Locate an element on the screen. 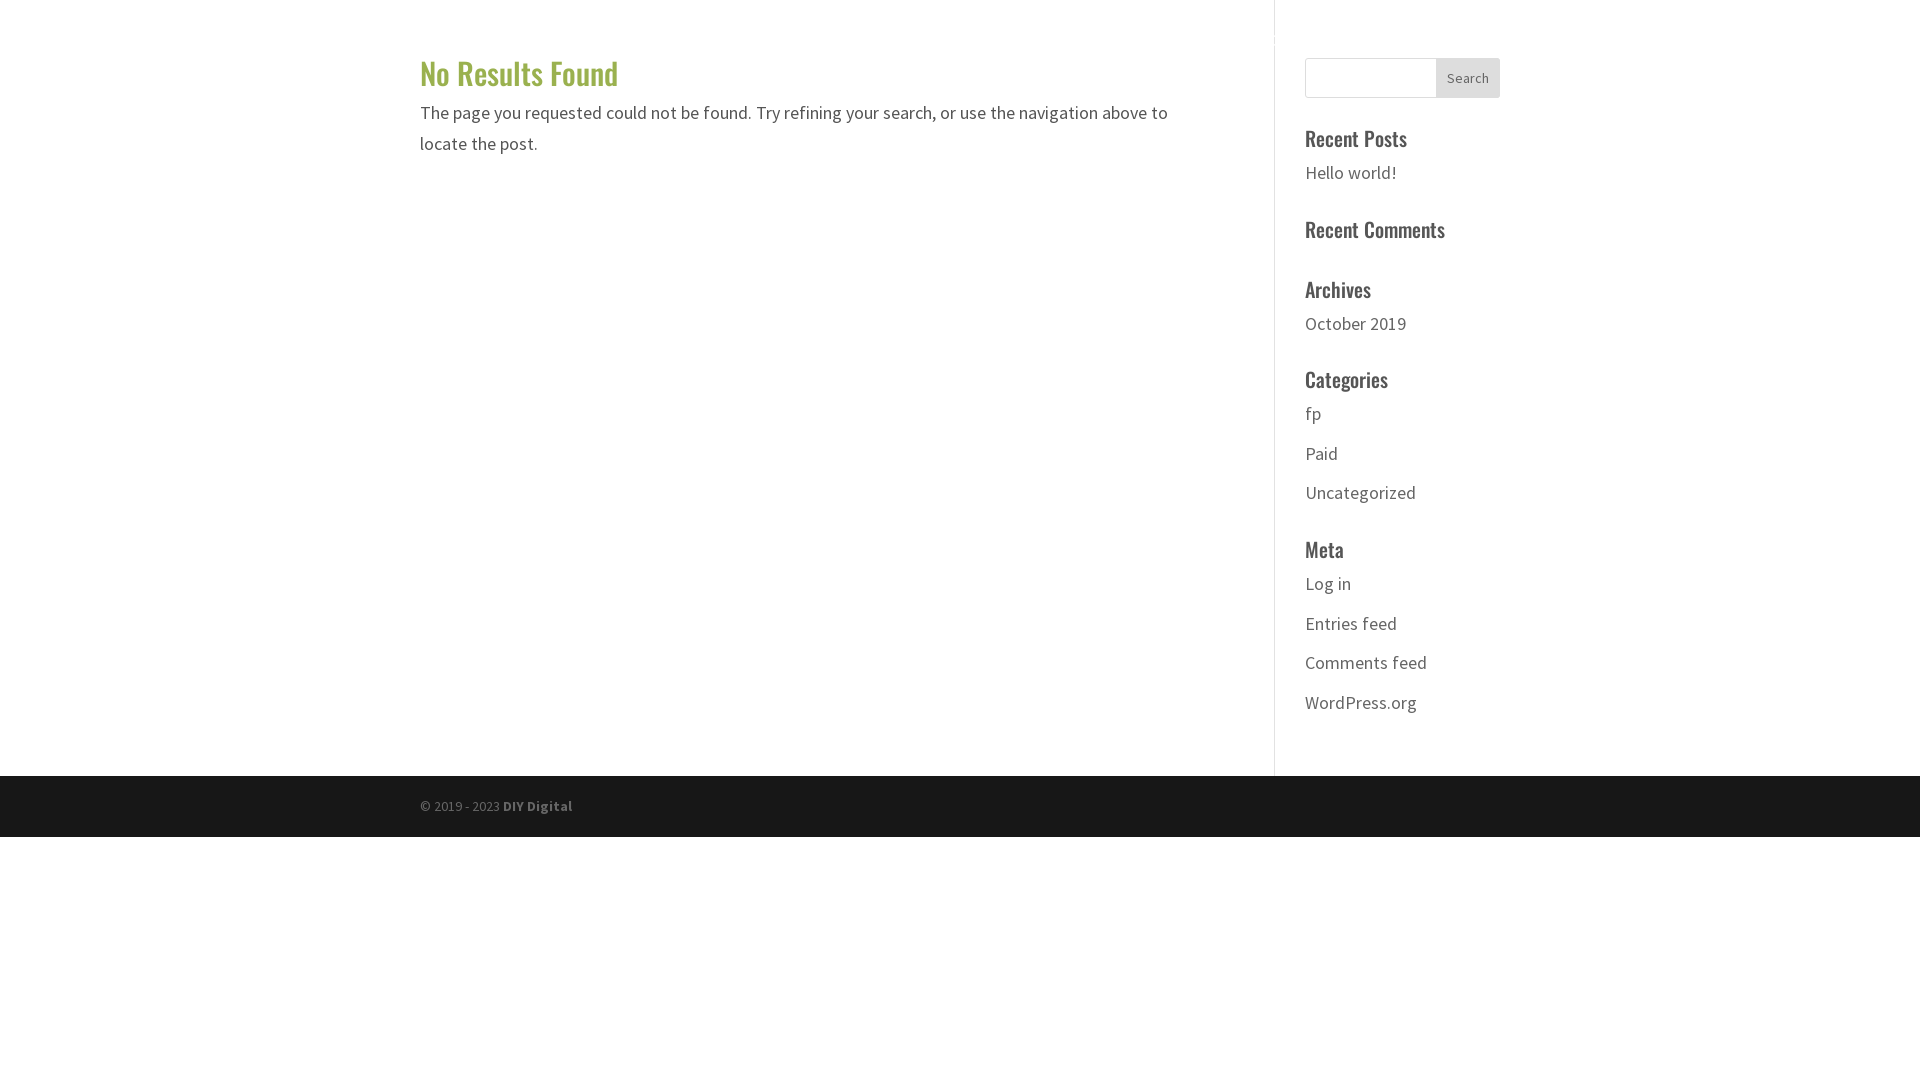  'DIY Digital' is located at coordinates (537, 805).